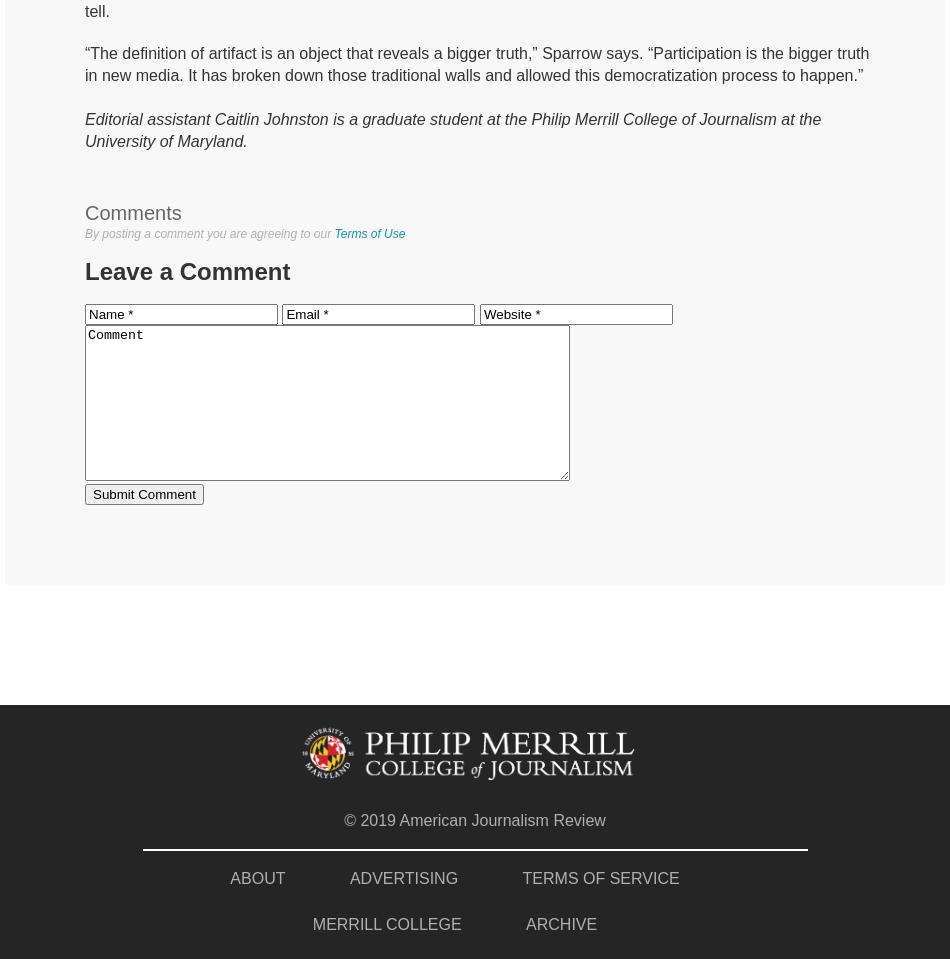 The height and width of the screenshot is (959, 950). I want to click on 'ARCHIVE', so click(561, 923).